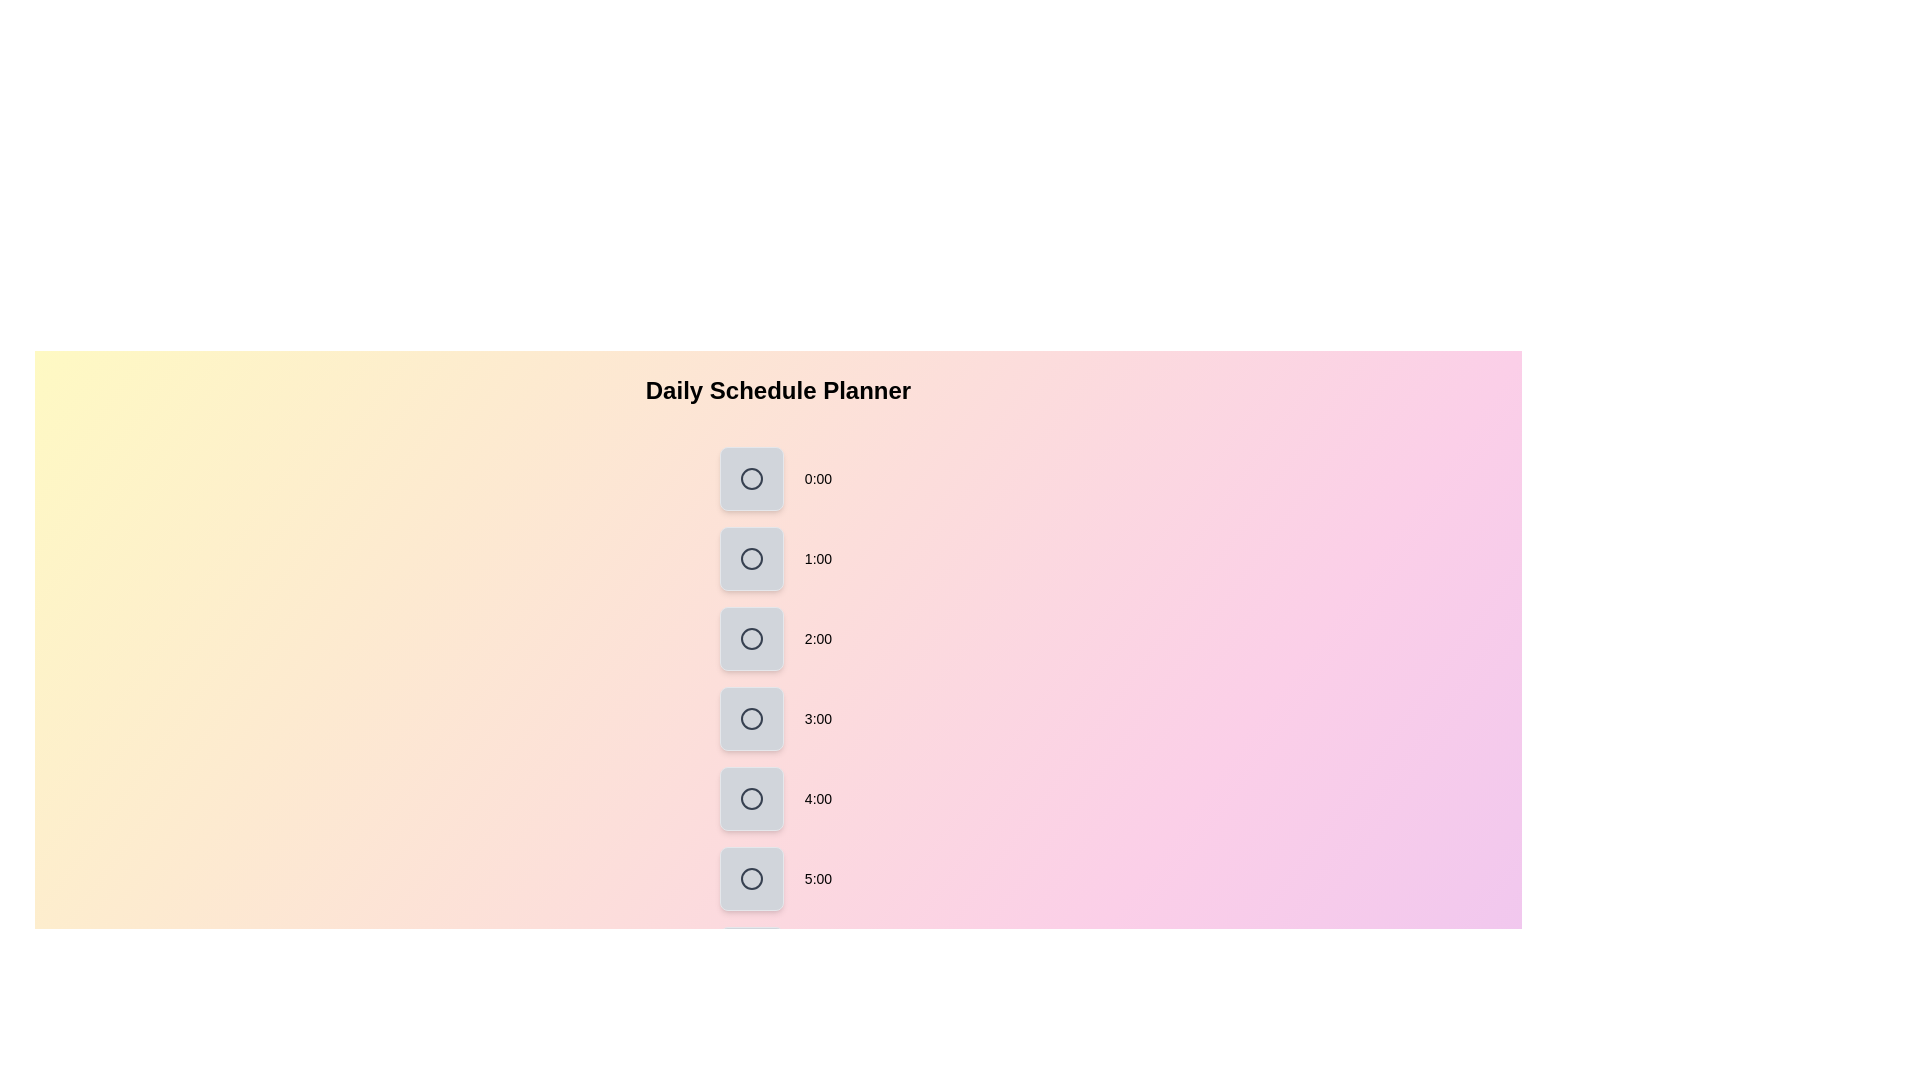 The height and width of the screenshot is (1080, 1920). I want to click on the hour block corresponding to 5:00, so click(751, 878).